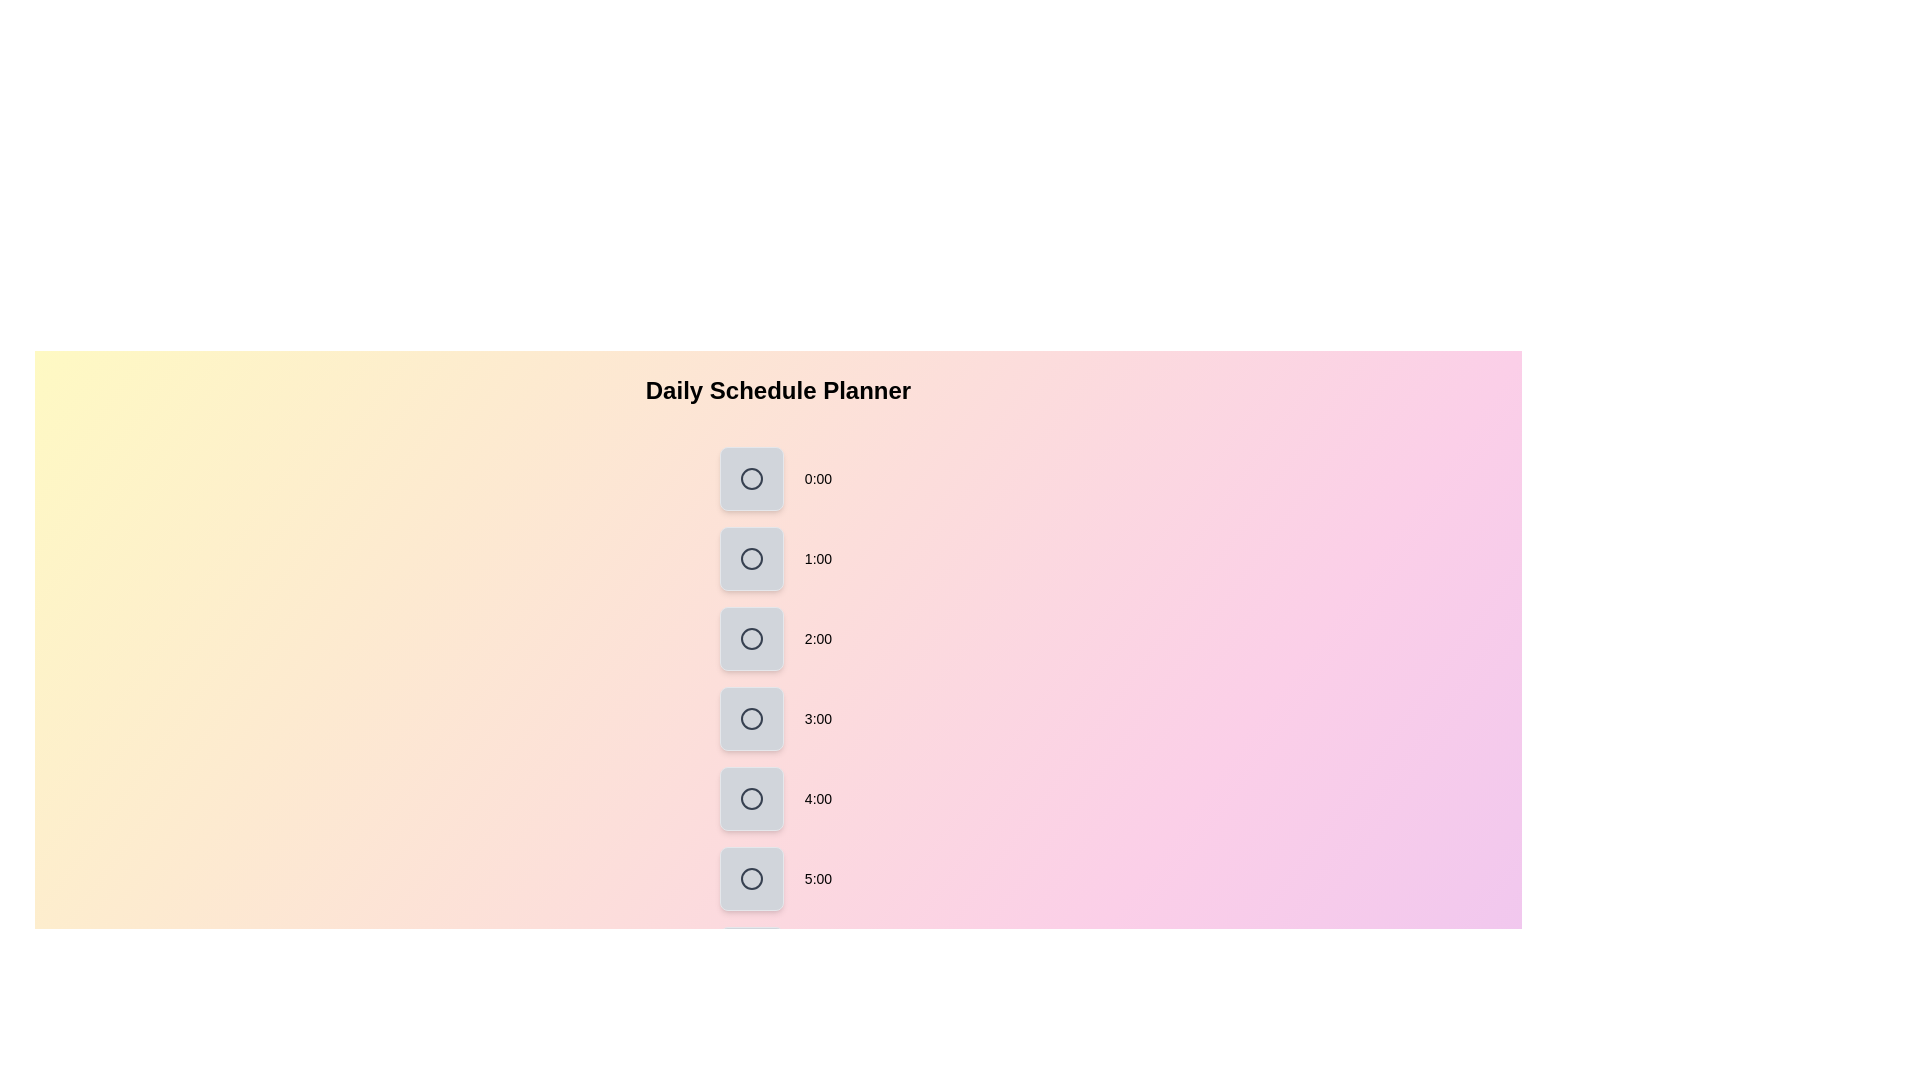 The height and width of the screenshot is (1080, 1920). I want to click on the hour block corresponding to 5:00, so click(751, 878).